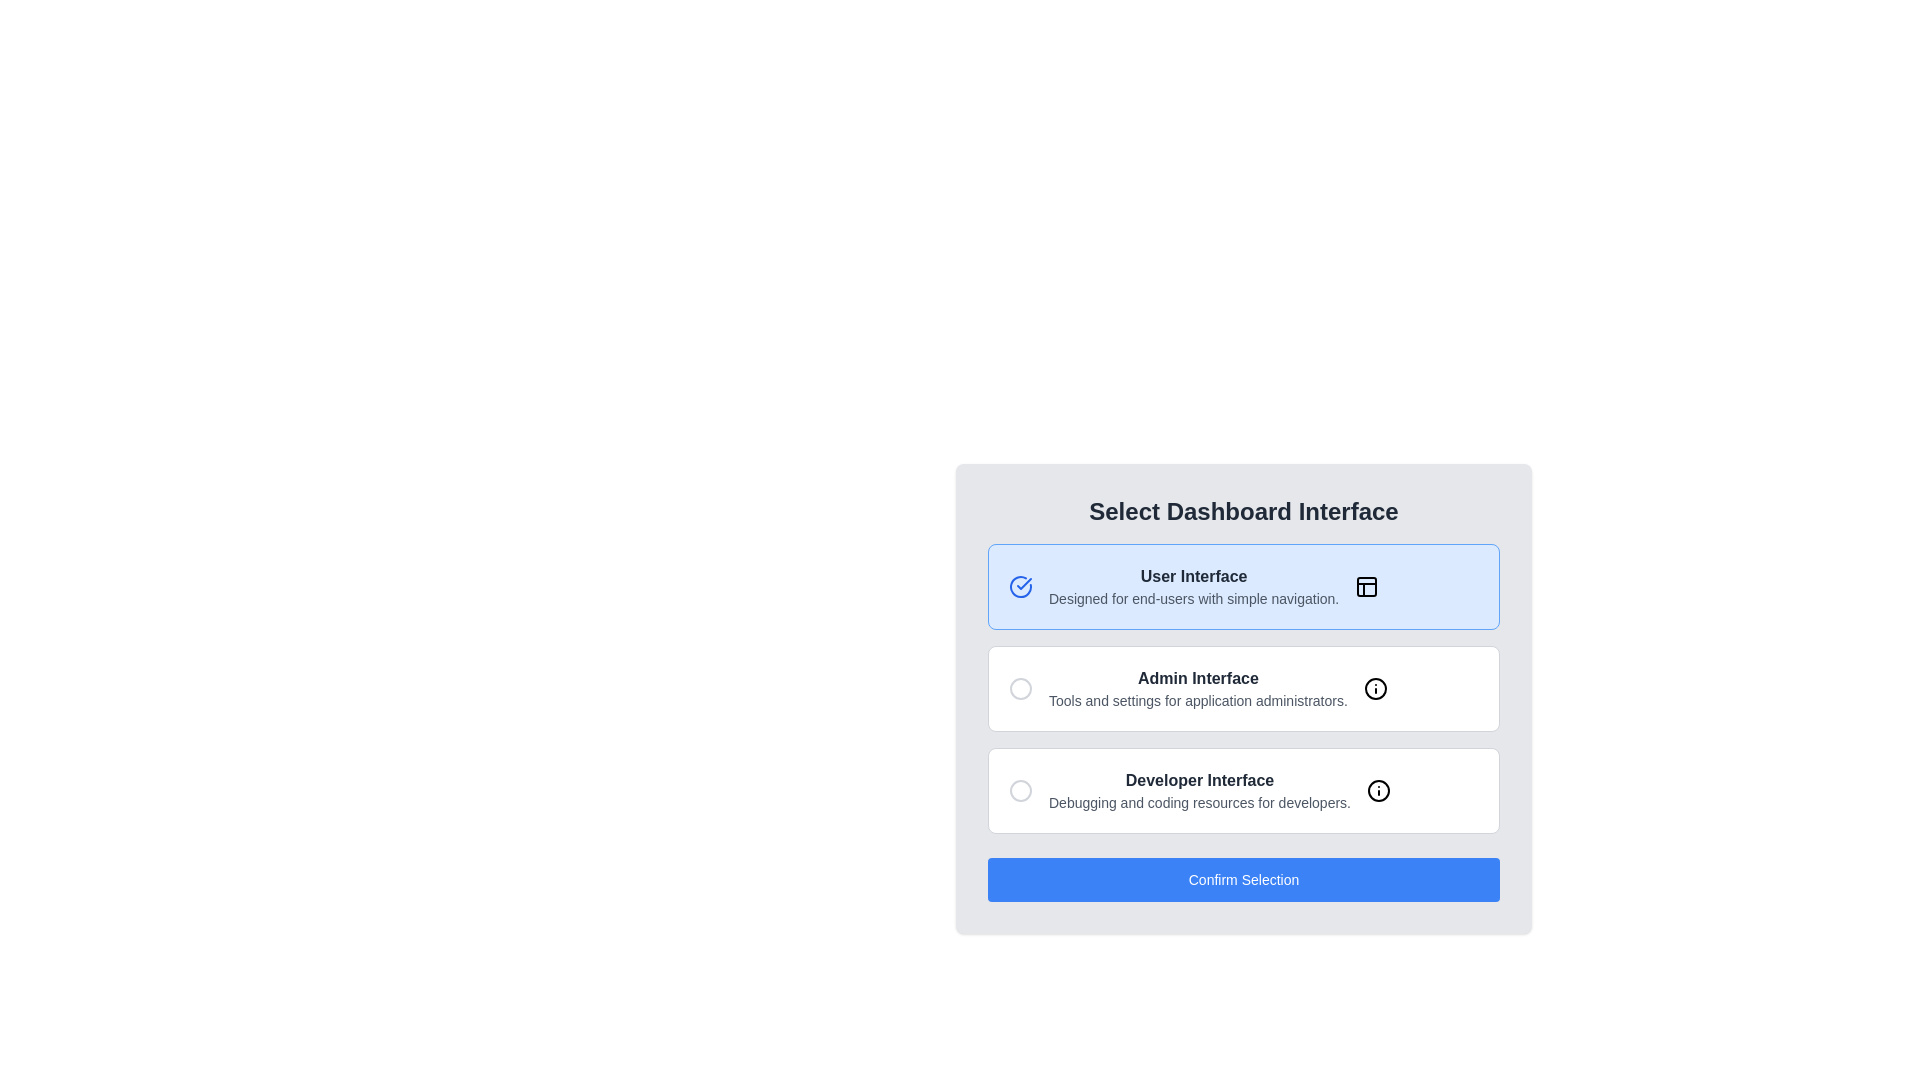  Describe the element at coordinates (1021, 688) in the screenshot. I see `the radio button for the 'Admin Interface' option` at that location.